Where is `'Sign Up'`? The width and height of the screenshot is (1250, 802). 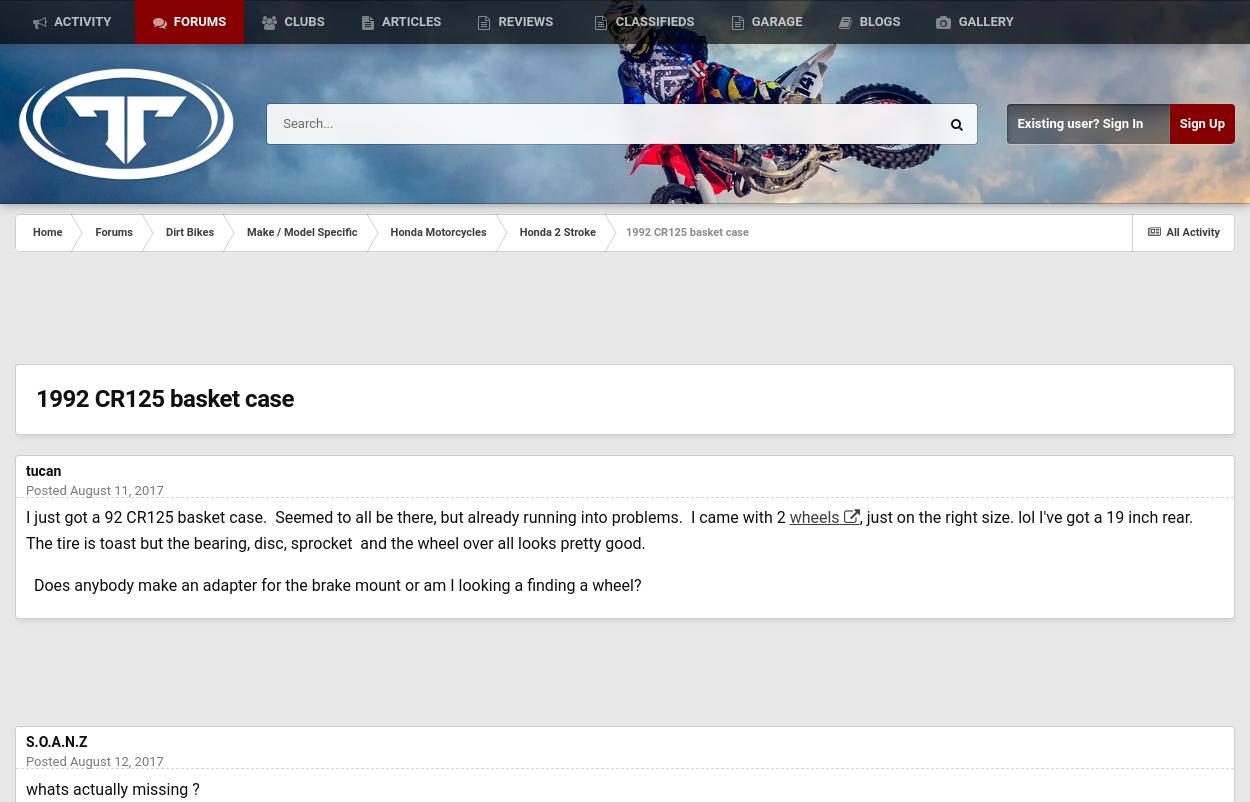
'Sign Up' is located at coordinates (1201, 122).